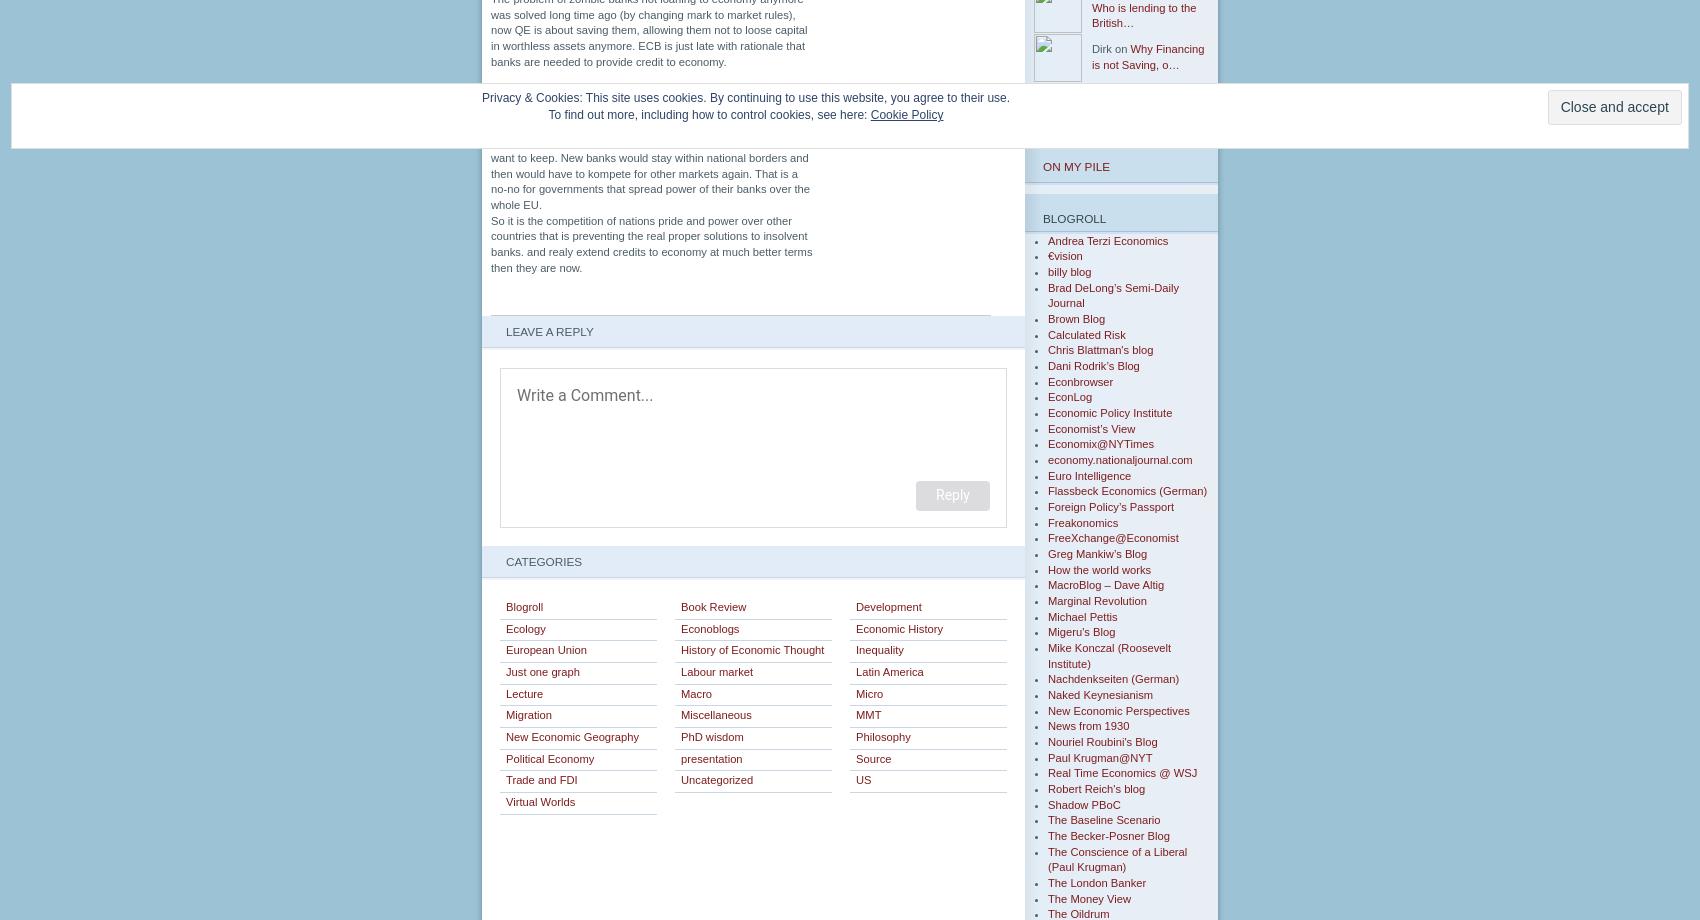 This screenshot has width=1700, height=920. Describe the element at coordinates (548, 331) in the screenshot. I see `'Leave a Reply'` at that location.